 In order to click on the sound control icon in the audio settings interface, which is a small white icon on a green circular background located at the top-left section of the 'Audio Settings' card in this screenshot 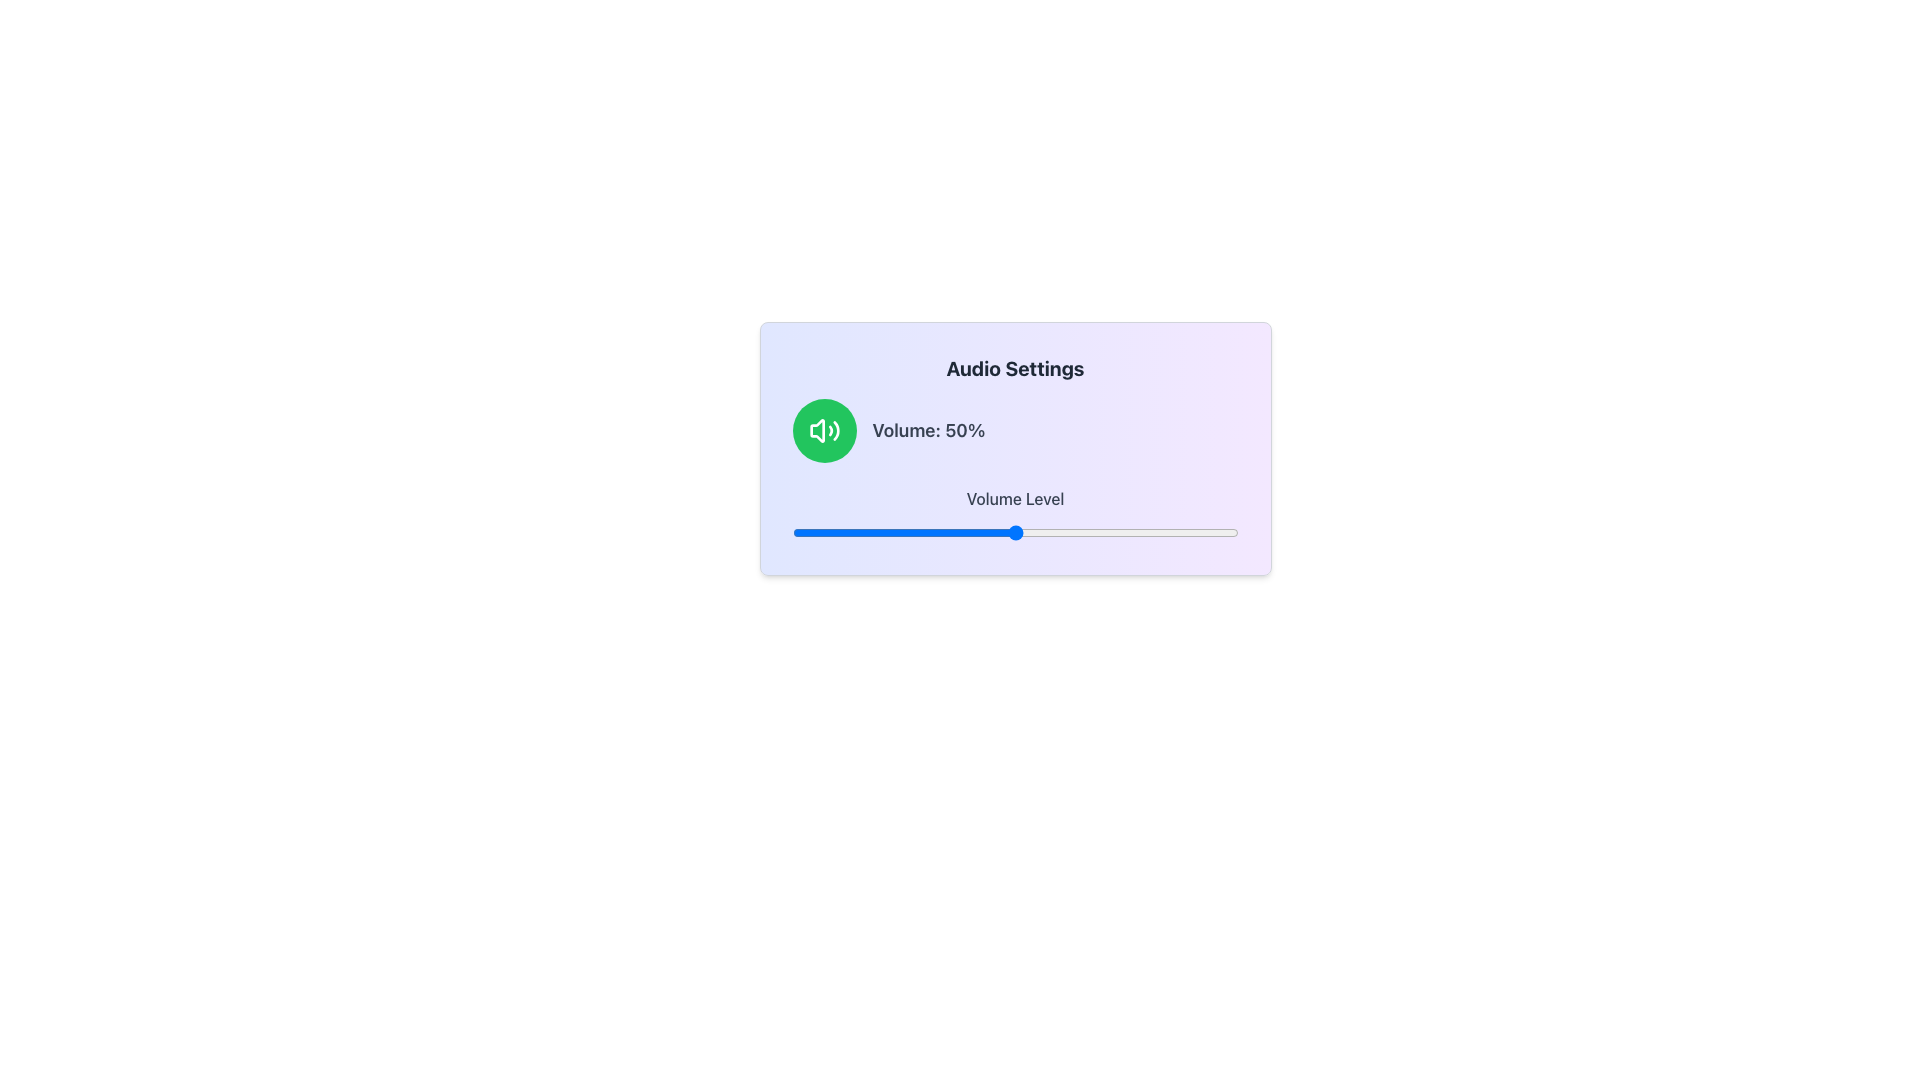, I will do `click(817, 430)`.